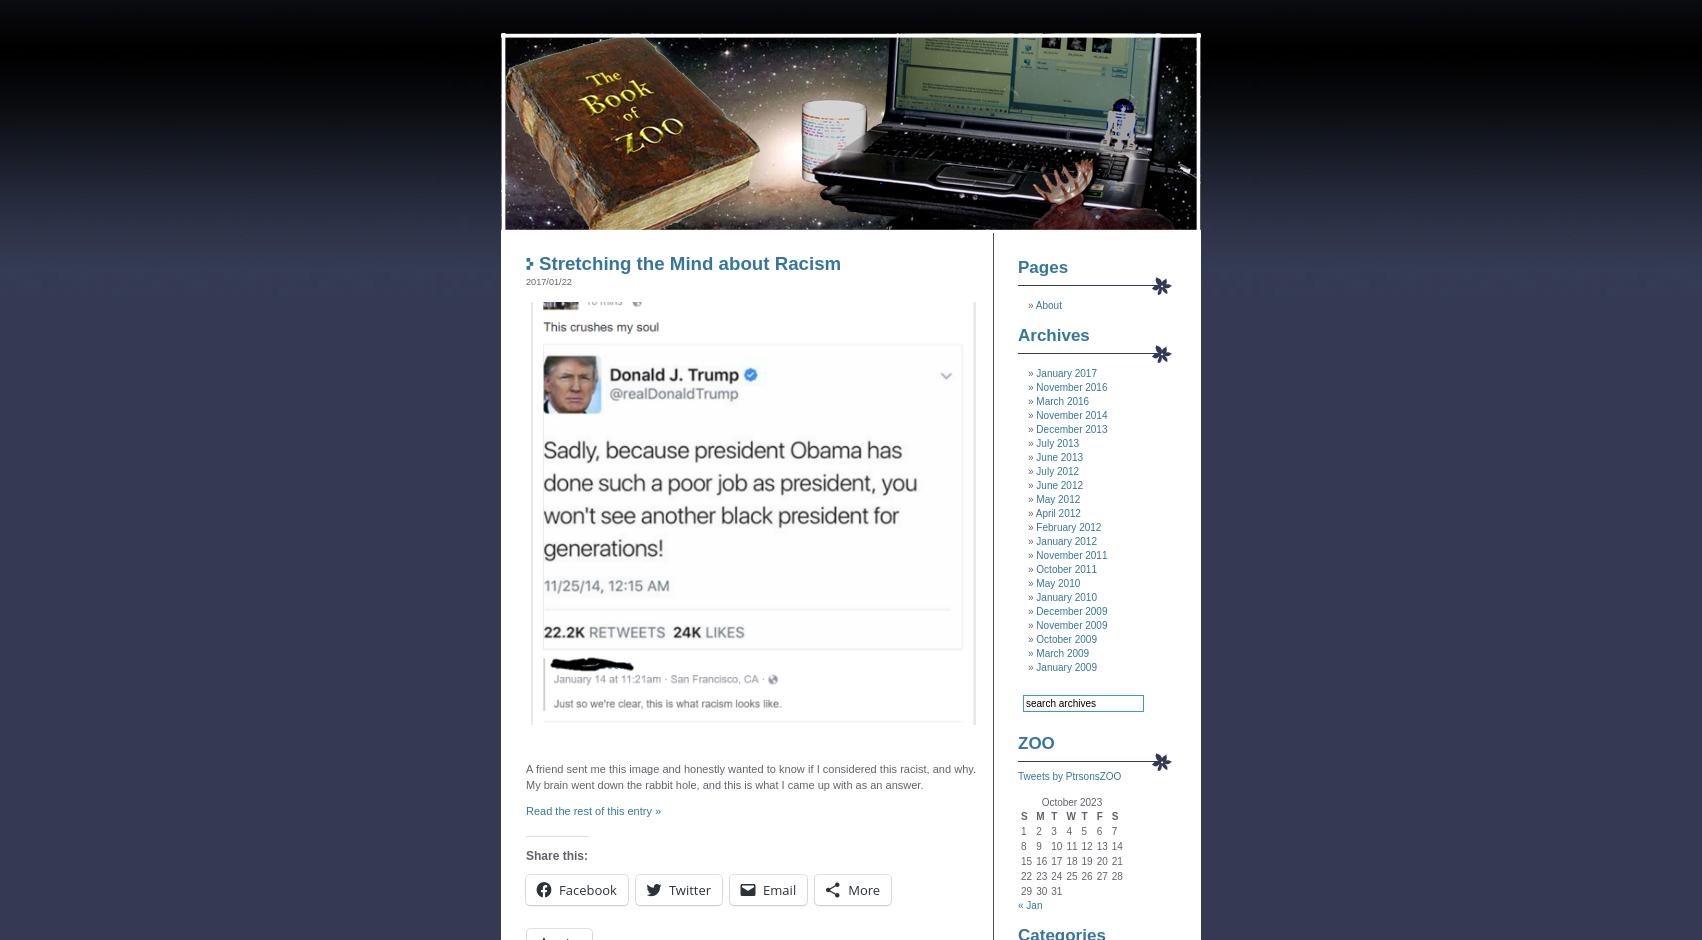 This screenshot has height=940, width=1702. I want to click on '9', so click(1037, 845).